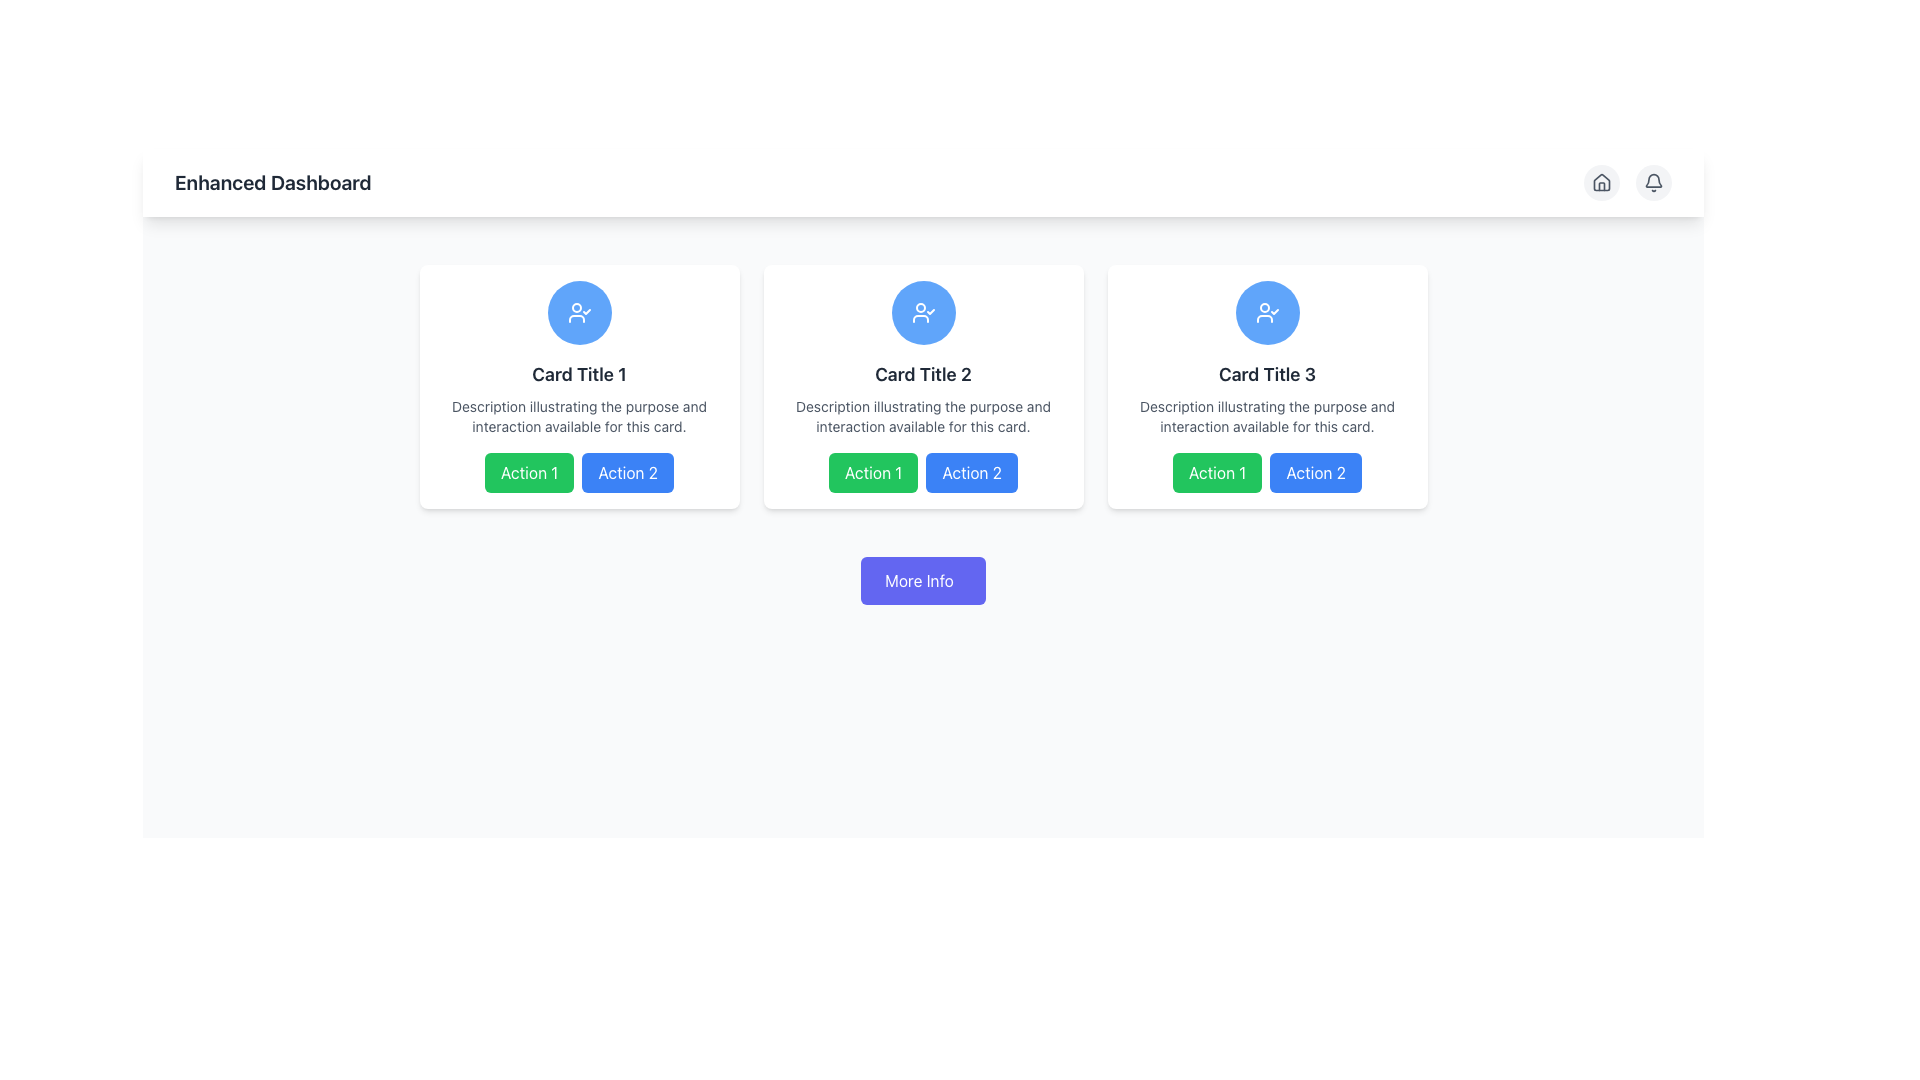 This screenshot has height=1080, width=1920. Describe the element at coordinates (922, 581) in the screenshot. I see `the button located at the bottom of the layout, centered horizontally beneath a row of cards` at that location.